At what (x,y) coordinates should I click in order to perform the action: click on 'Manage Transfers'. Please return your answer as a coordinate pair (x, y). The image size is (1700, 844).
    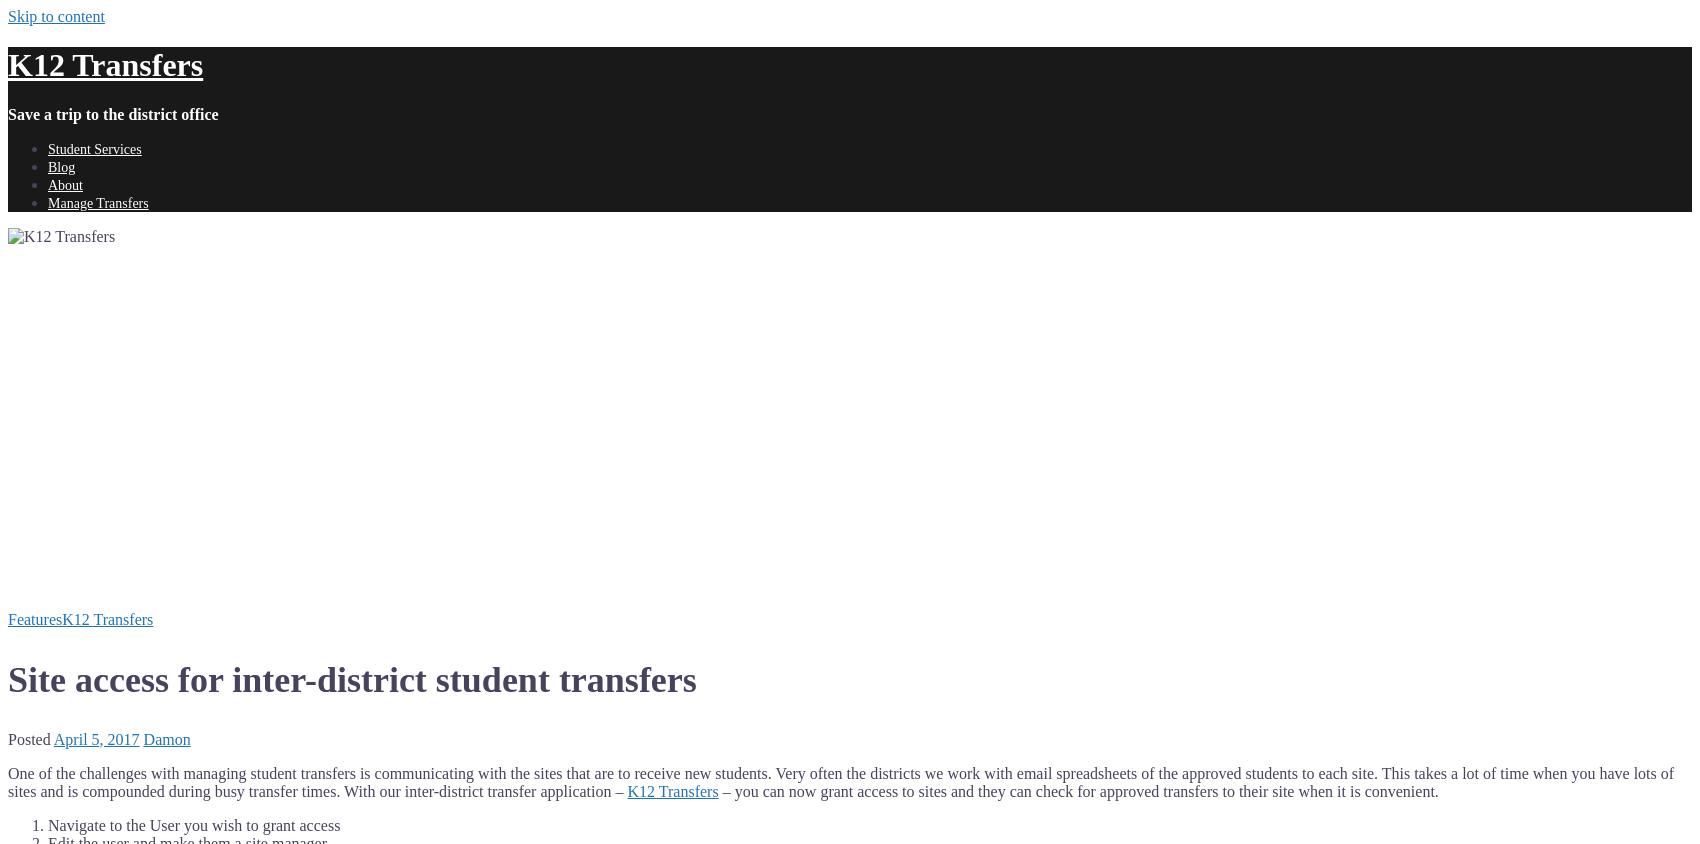
    Looking at the image, I should click on (97, 202).